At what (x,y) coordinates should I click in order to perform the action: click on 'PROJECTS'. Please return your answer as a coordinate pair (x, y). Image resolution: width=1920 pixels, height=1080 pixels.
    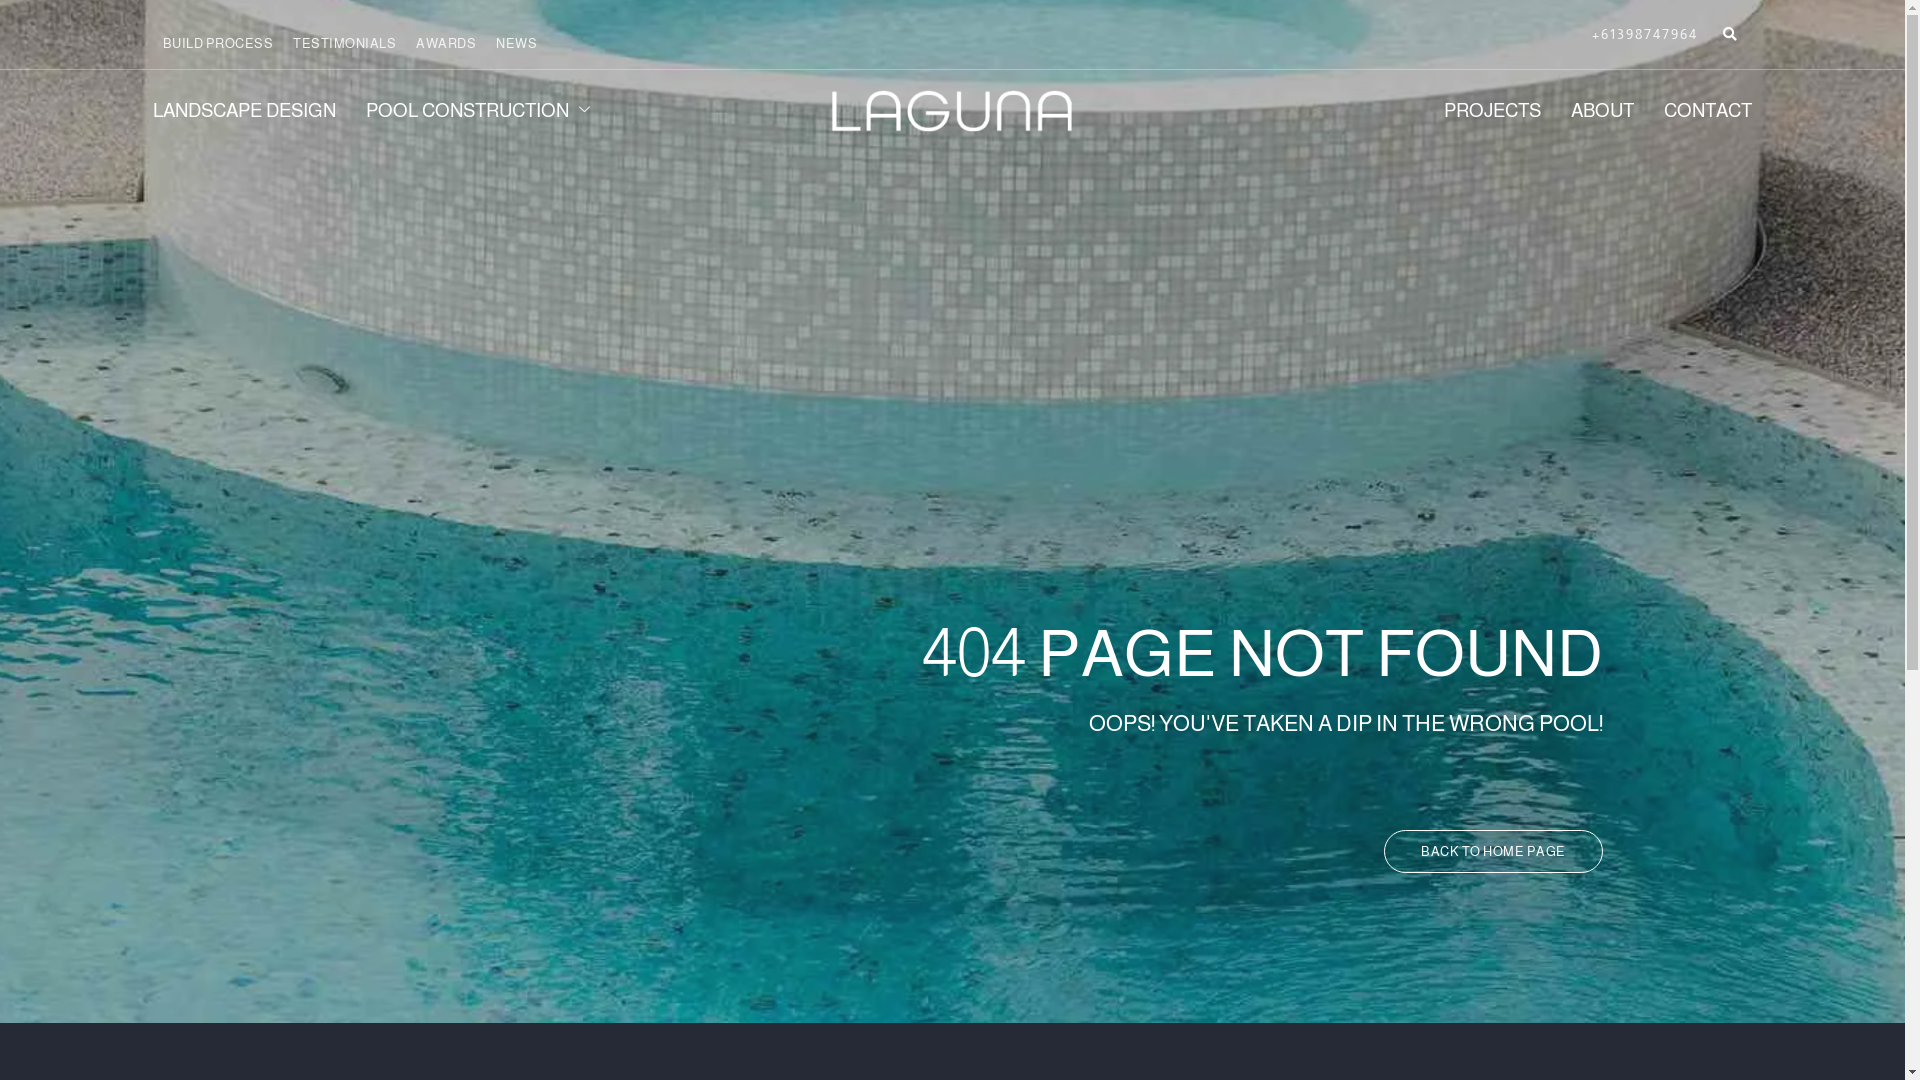
    Looking at the image, I should click on (1413, 111).